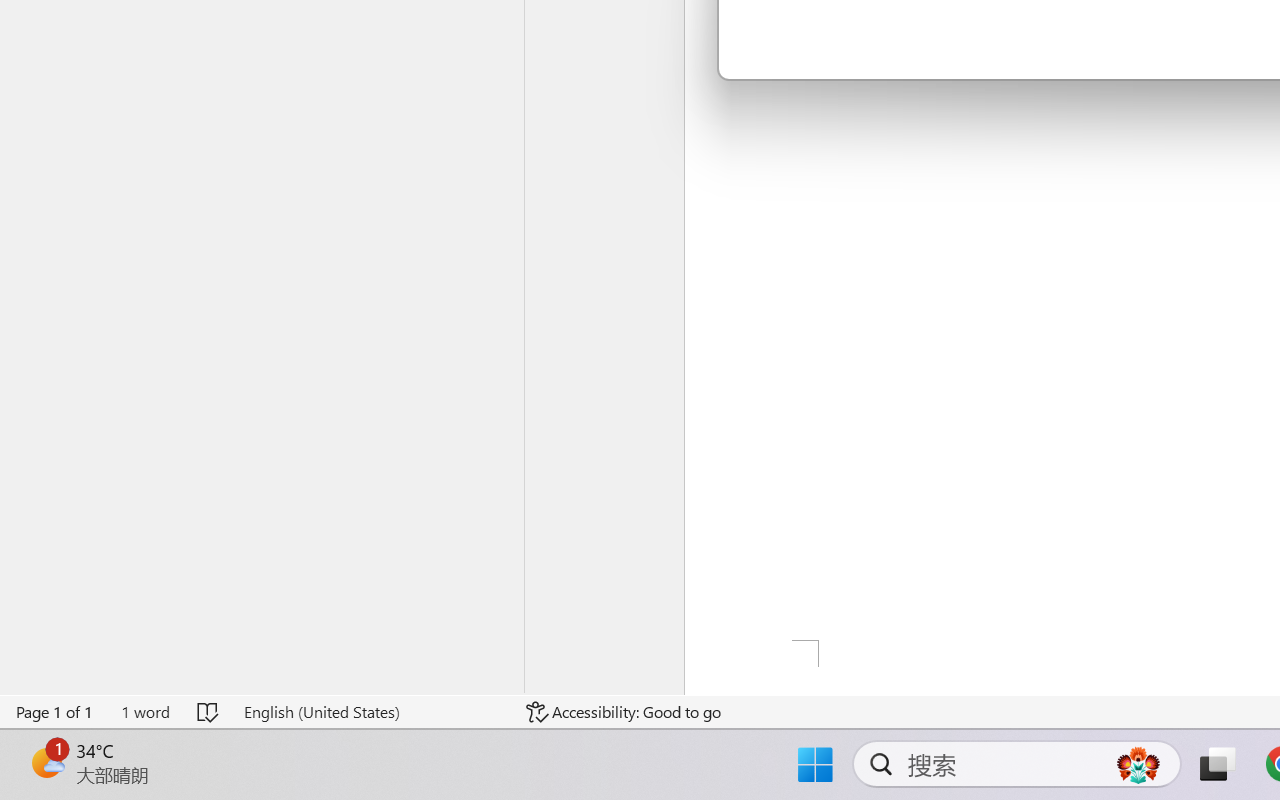 This screenshot has width=1280, height=800. Describe the element at coordinates (1138, 764) in the screenshot. I see `'AutomationID: DynamicSearchBoxGleamImage'` at that location.